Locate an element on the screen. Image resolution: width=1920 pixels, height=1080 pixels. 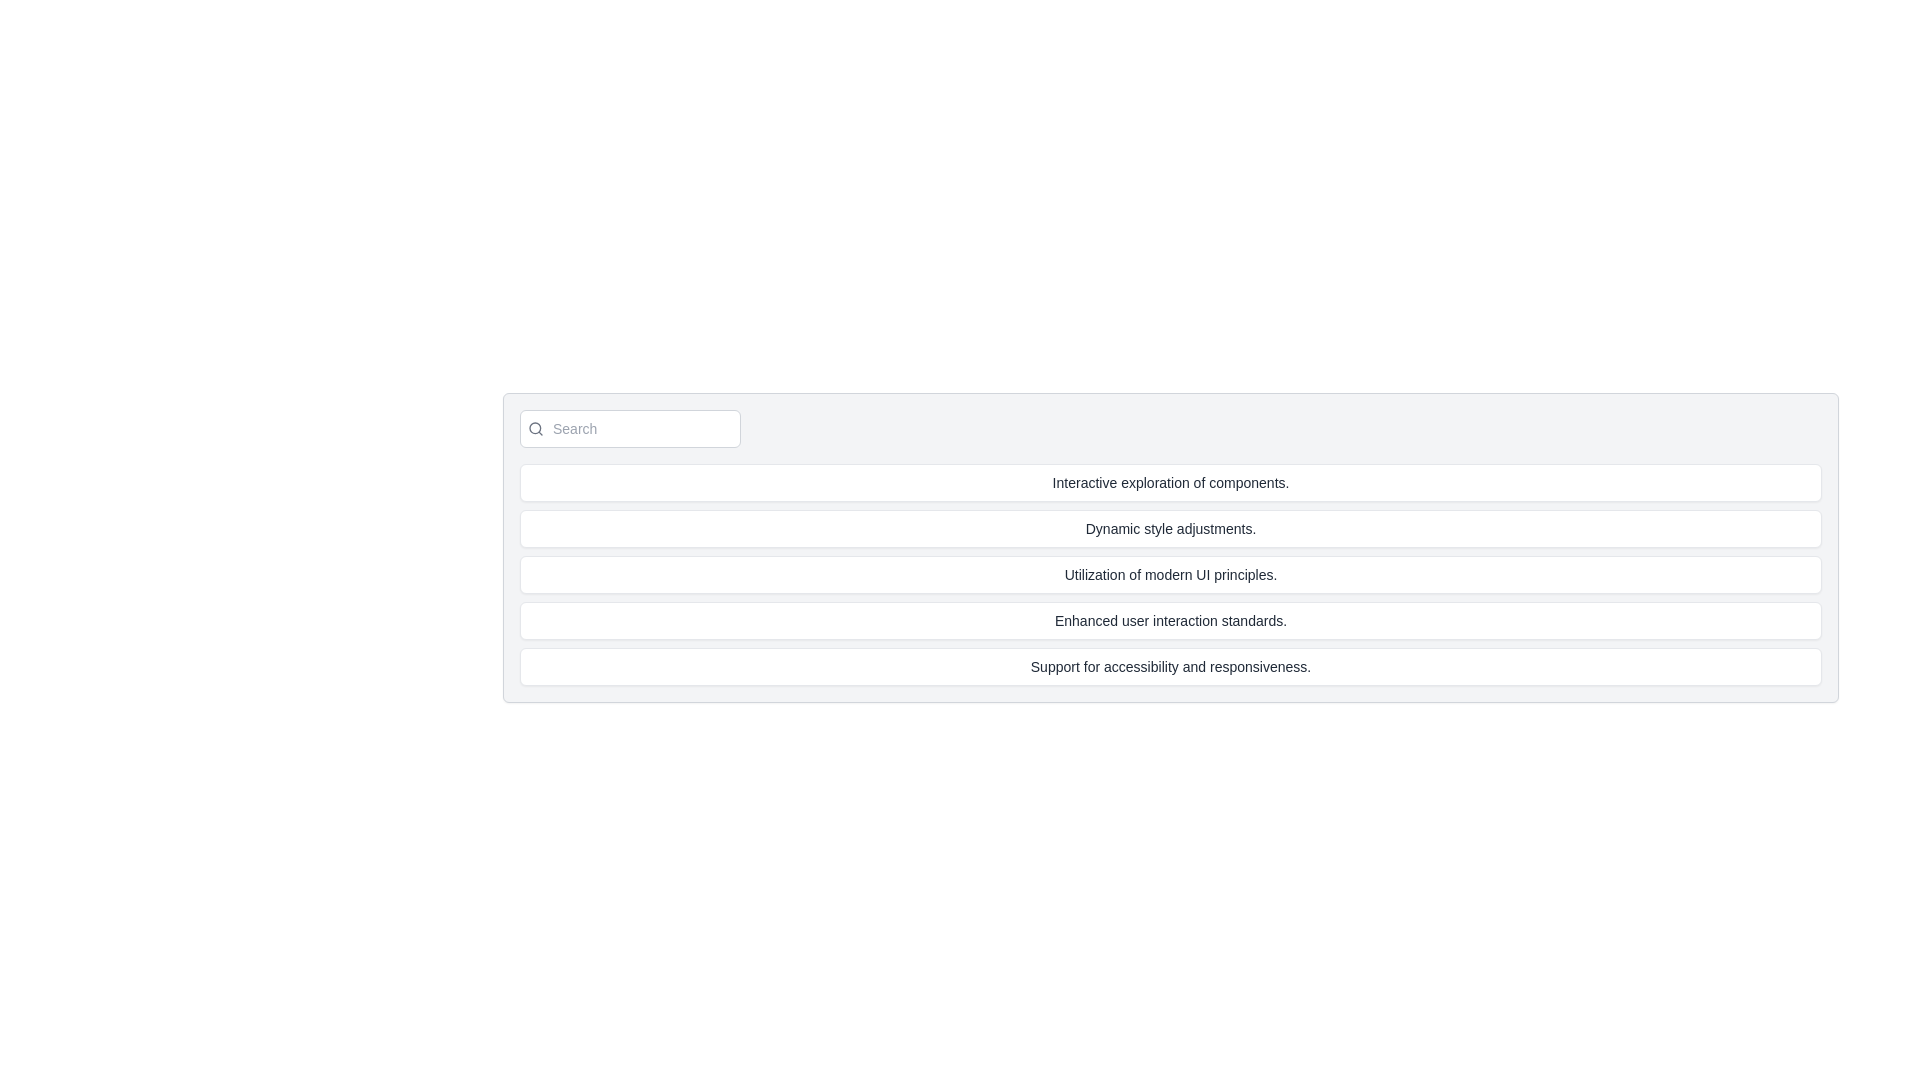
the bold black letter 'S' in the word 'Support' within the sentence 'Support for accessibility and responsiveness.' located in the last row of the list is located at coordinates (1035, 667).